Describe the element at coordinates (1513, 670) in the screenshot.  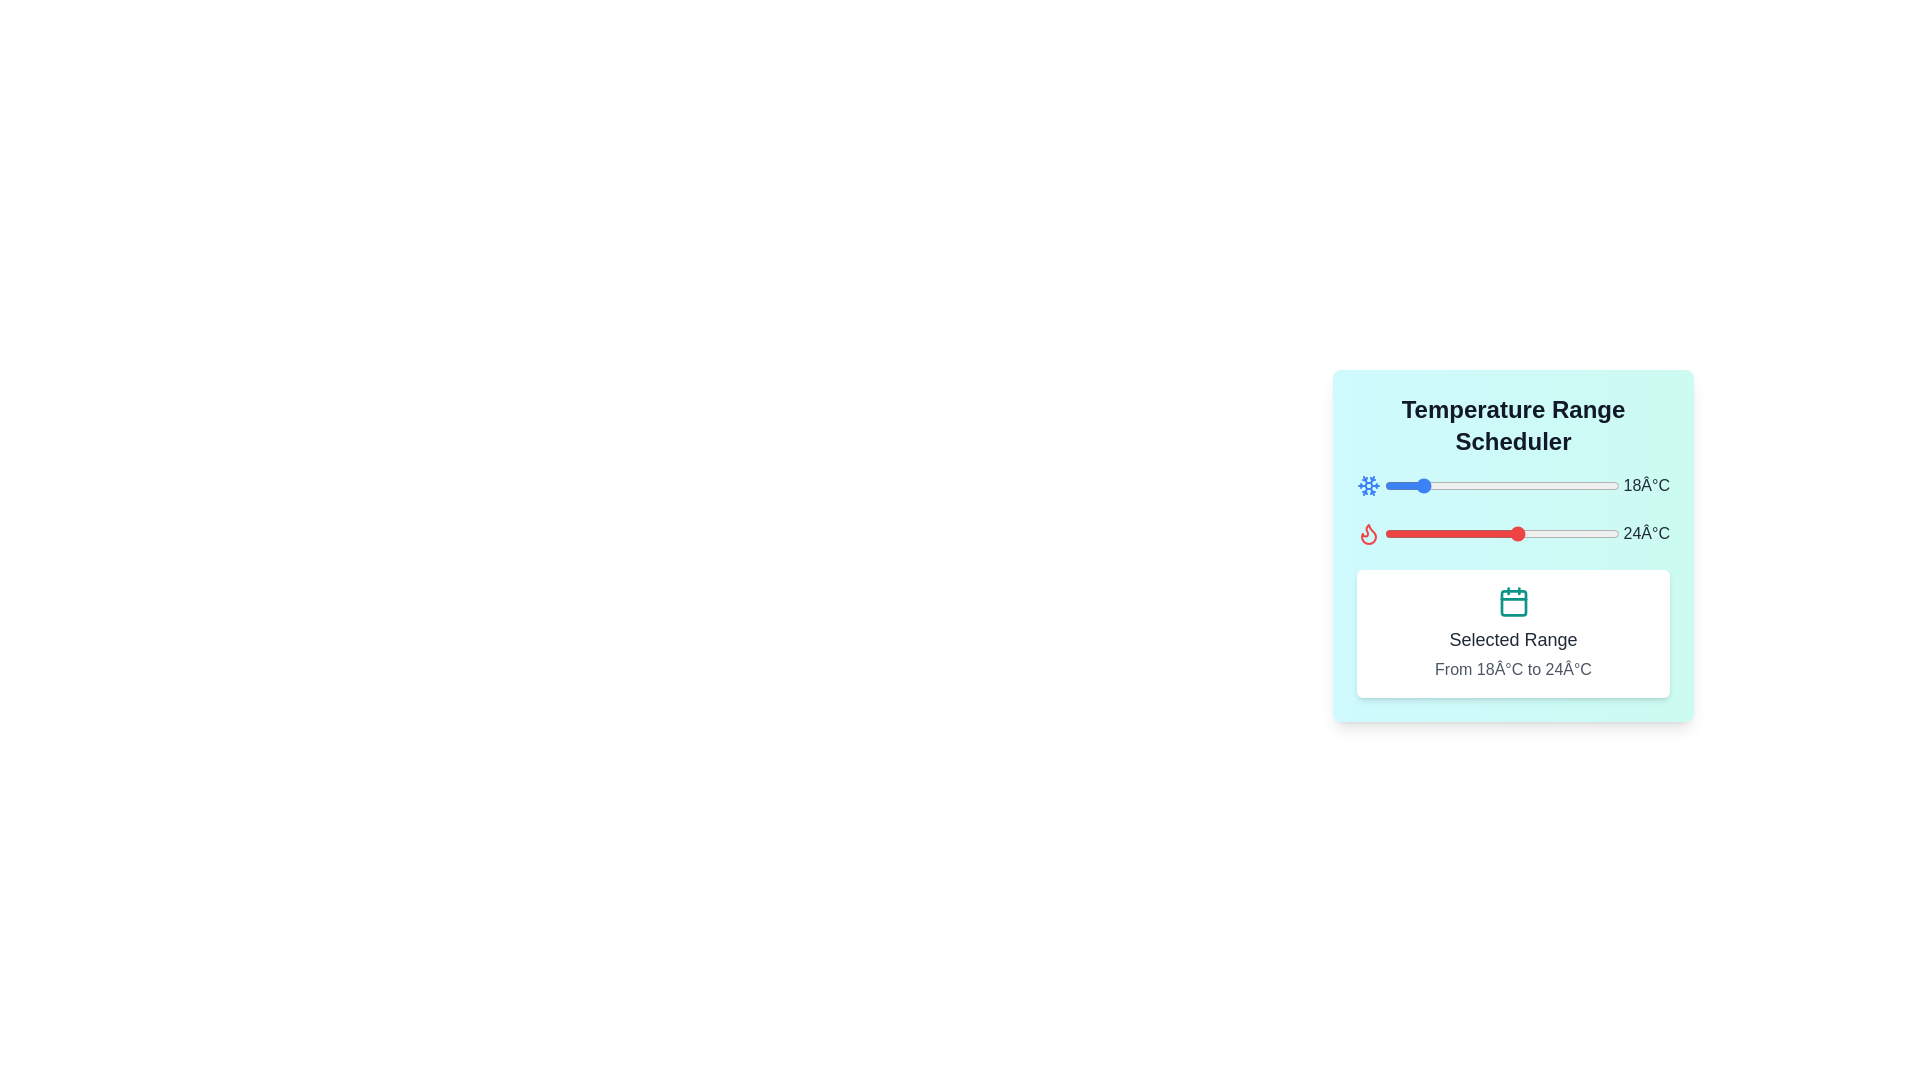
I see `the text label displaying the temperature range 'From 18°C to 24°C', which is styled in gray font and located below the header 'Selected Range'` at that location.